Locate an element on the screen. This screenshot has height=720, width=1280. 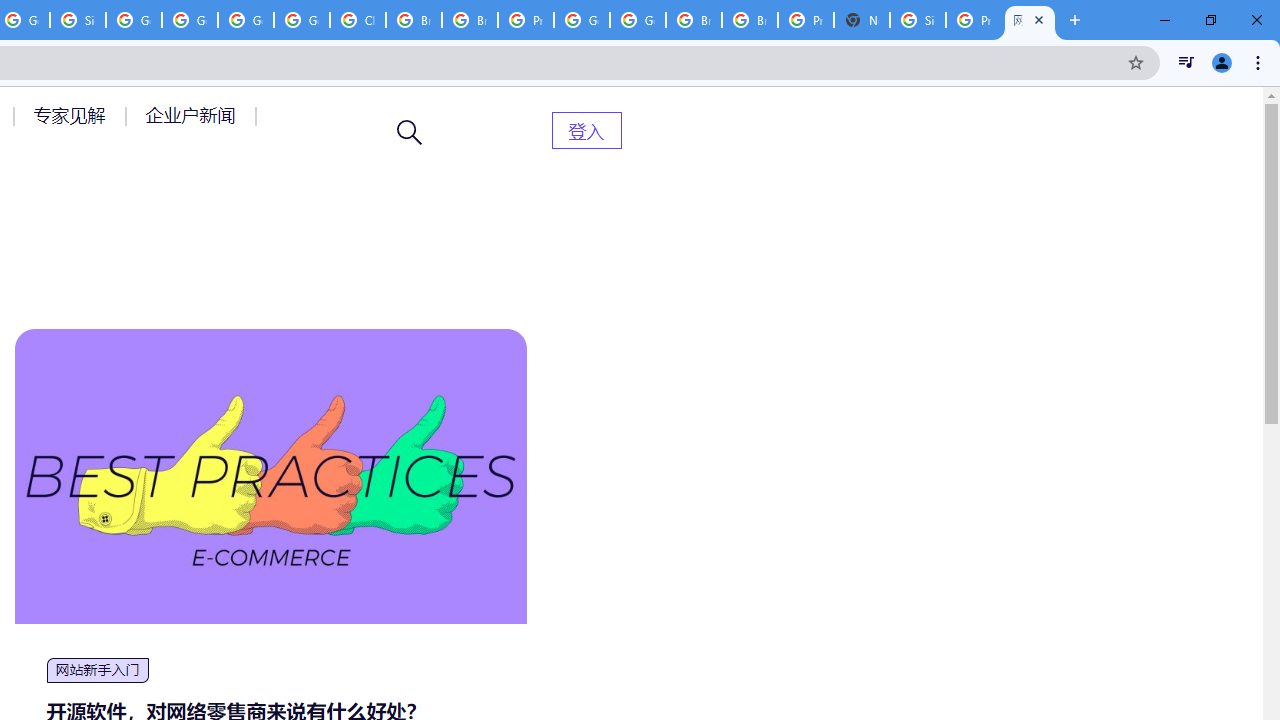
'Google Cloud Platform' is located at coordinates (637, 20).